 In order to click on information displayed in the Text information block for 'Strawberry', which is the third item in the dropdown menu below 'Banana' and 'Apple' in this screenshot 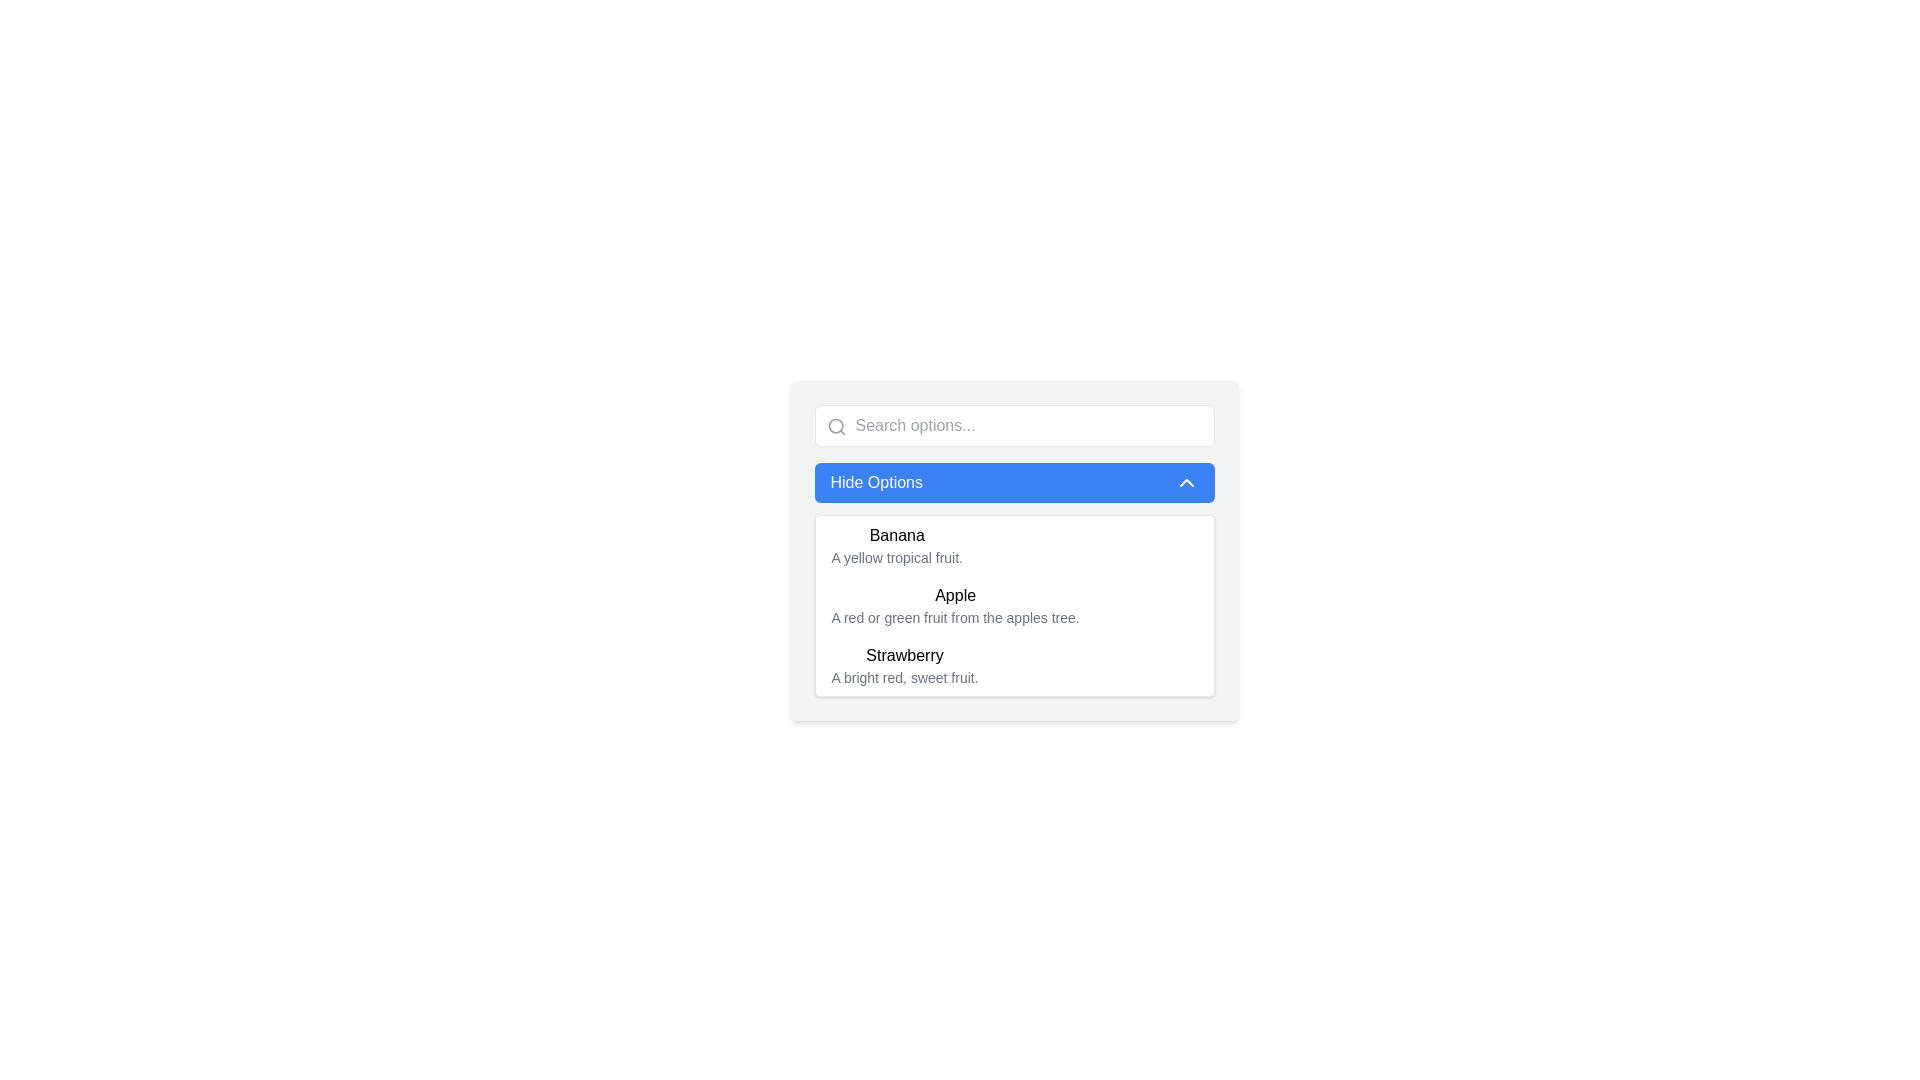, I will do `click(904, 666)`.